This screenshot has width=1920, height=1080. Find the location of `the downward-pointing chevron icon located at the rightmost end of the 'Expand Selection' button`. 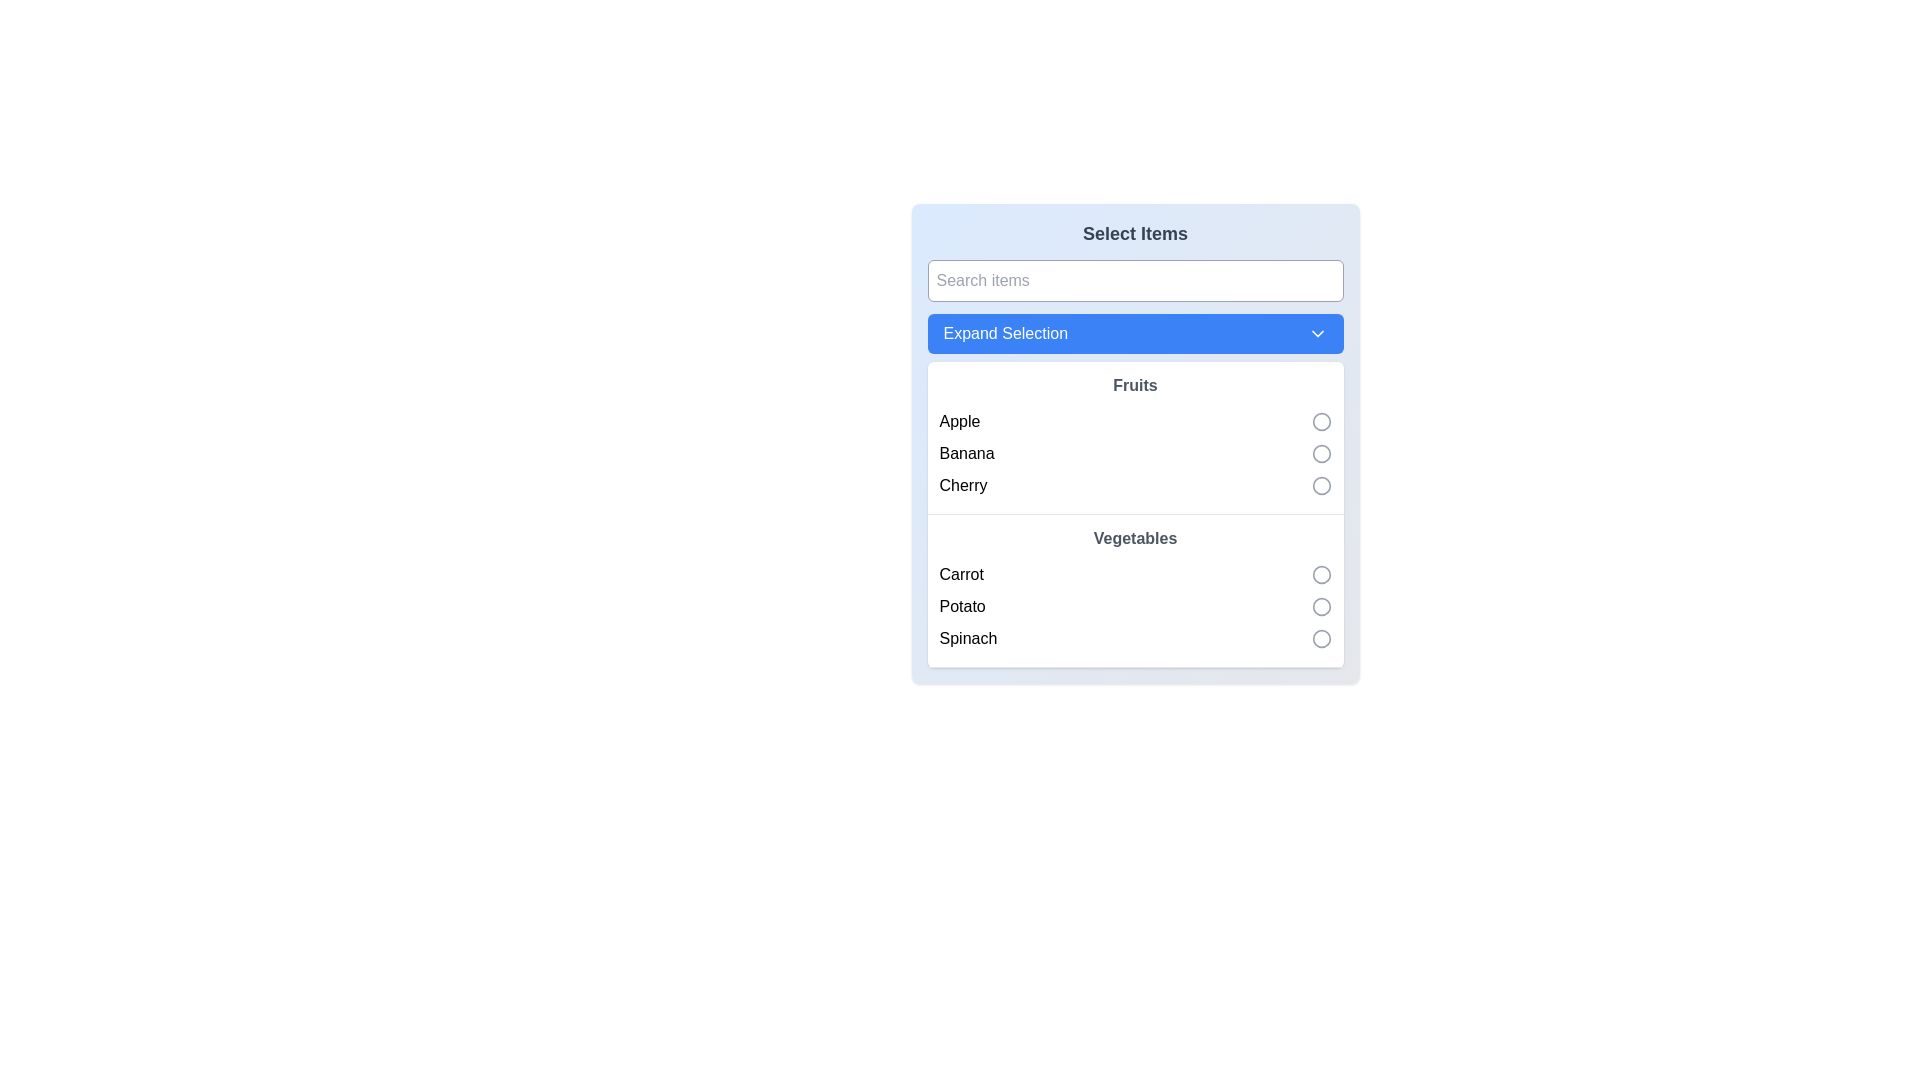

the downward-pointing chevron icon located at the rightmost end of the 'Expand Selection' button is located at coordinates (1317, 333).